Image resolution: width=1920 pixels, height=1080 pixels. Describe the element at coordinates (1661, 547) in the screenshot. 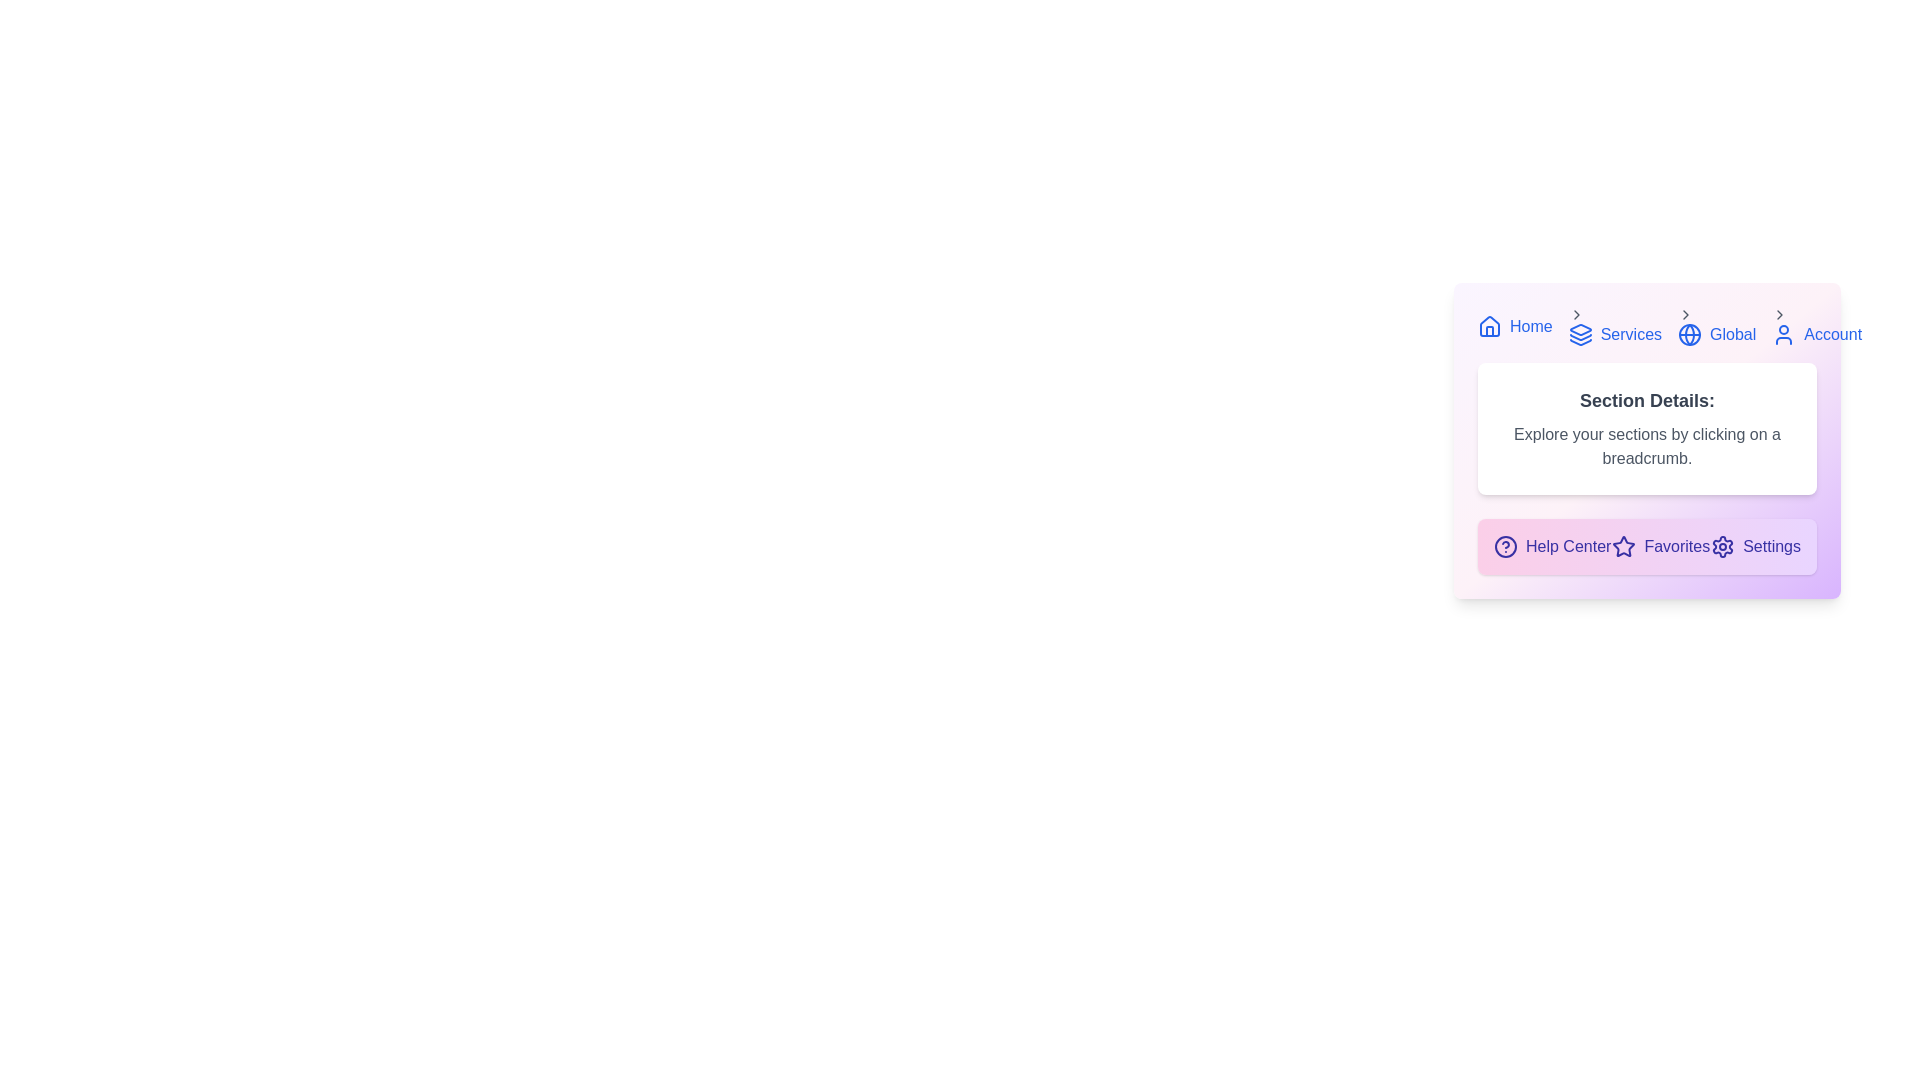

I see `the clickable text label for 'Favorites'` at that location.